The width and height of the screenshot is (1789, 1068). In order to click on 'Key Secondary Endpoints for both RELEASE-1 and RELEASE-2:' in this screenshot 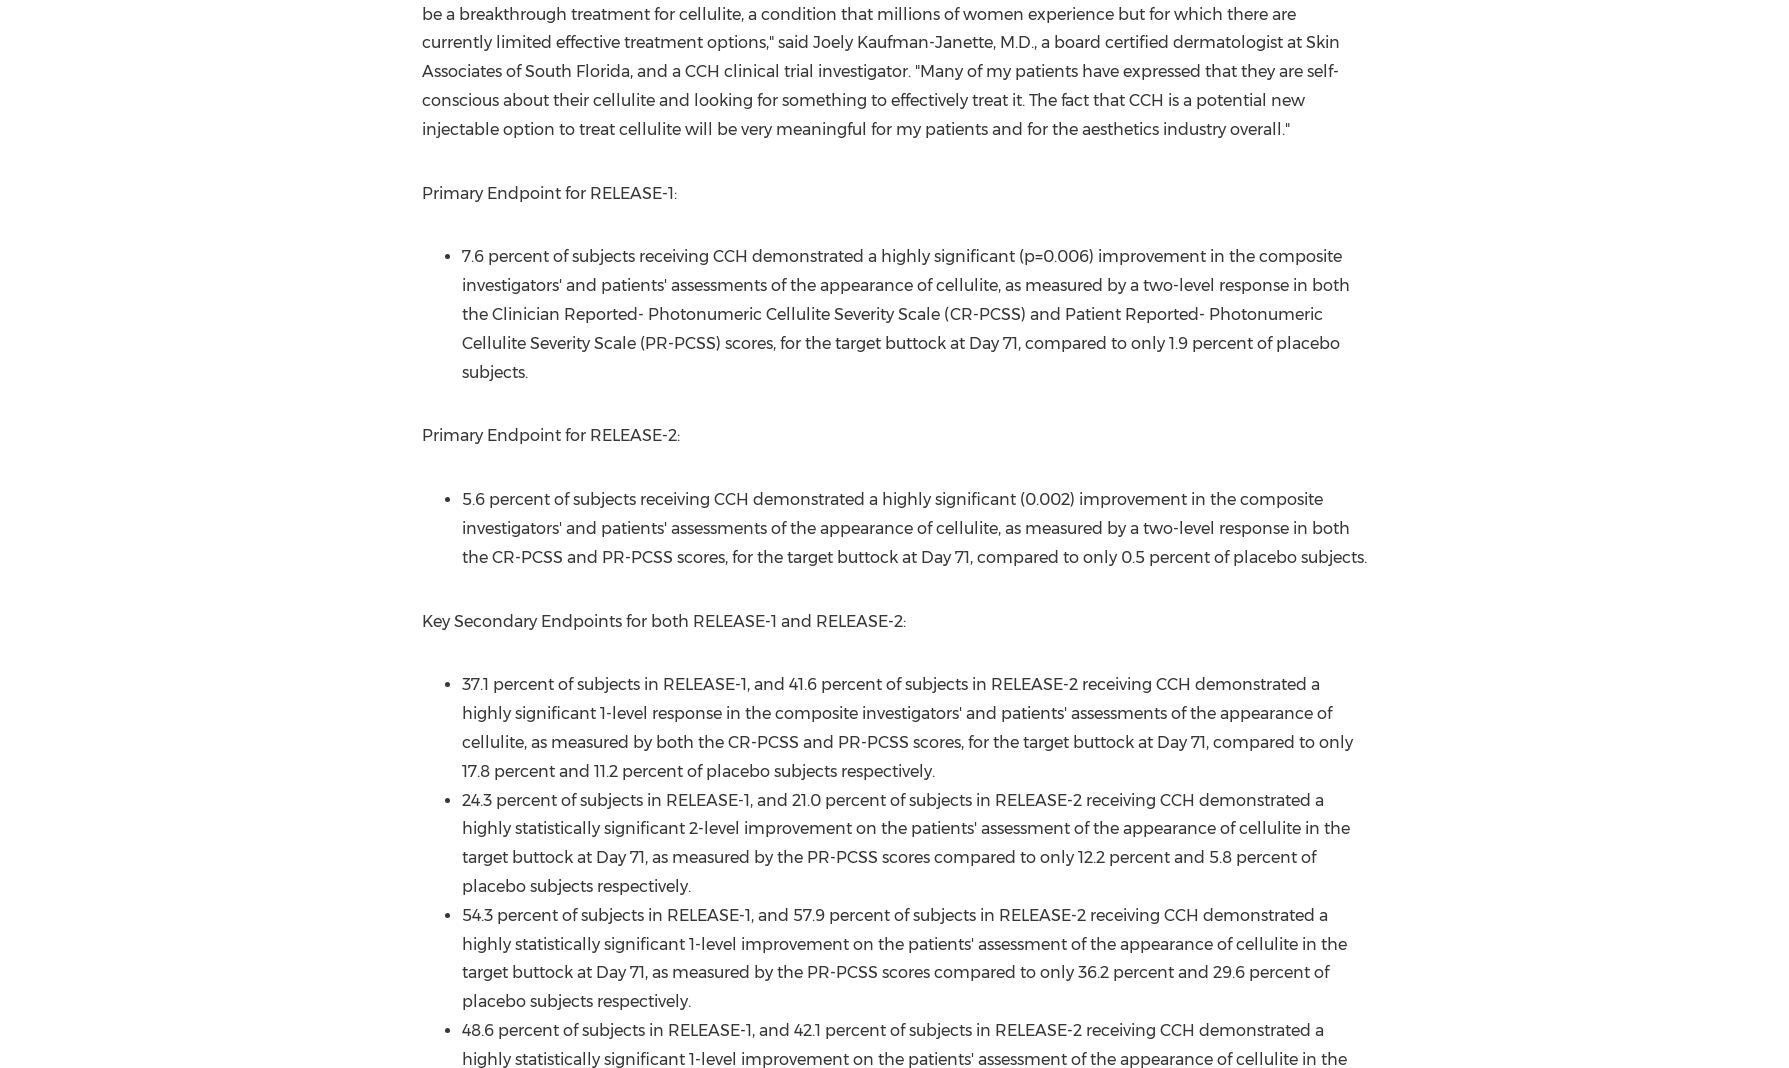, I will do `click(421, 619)`.